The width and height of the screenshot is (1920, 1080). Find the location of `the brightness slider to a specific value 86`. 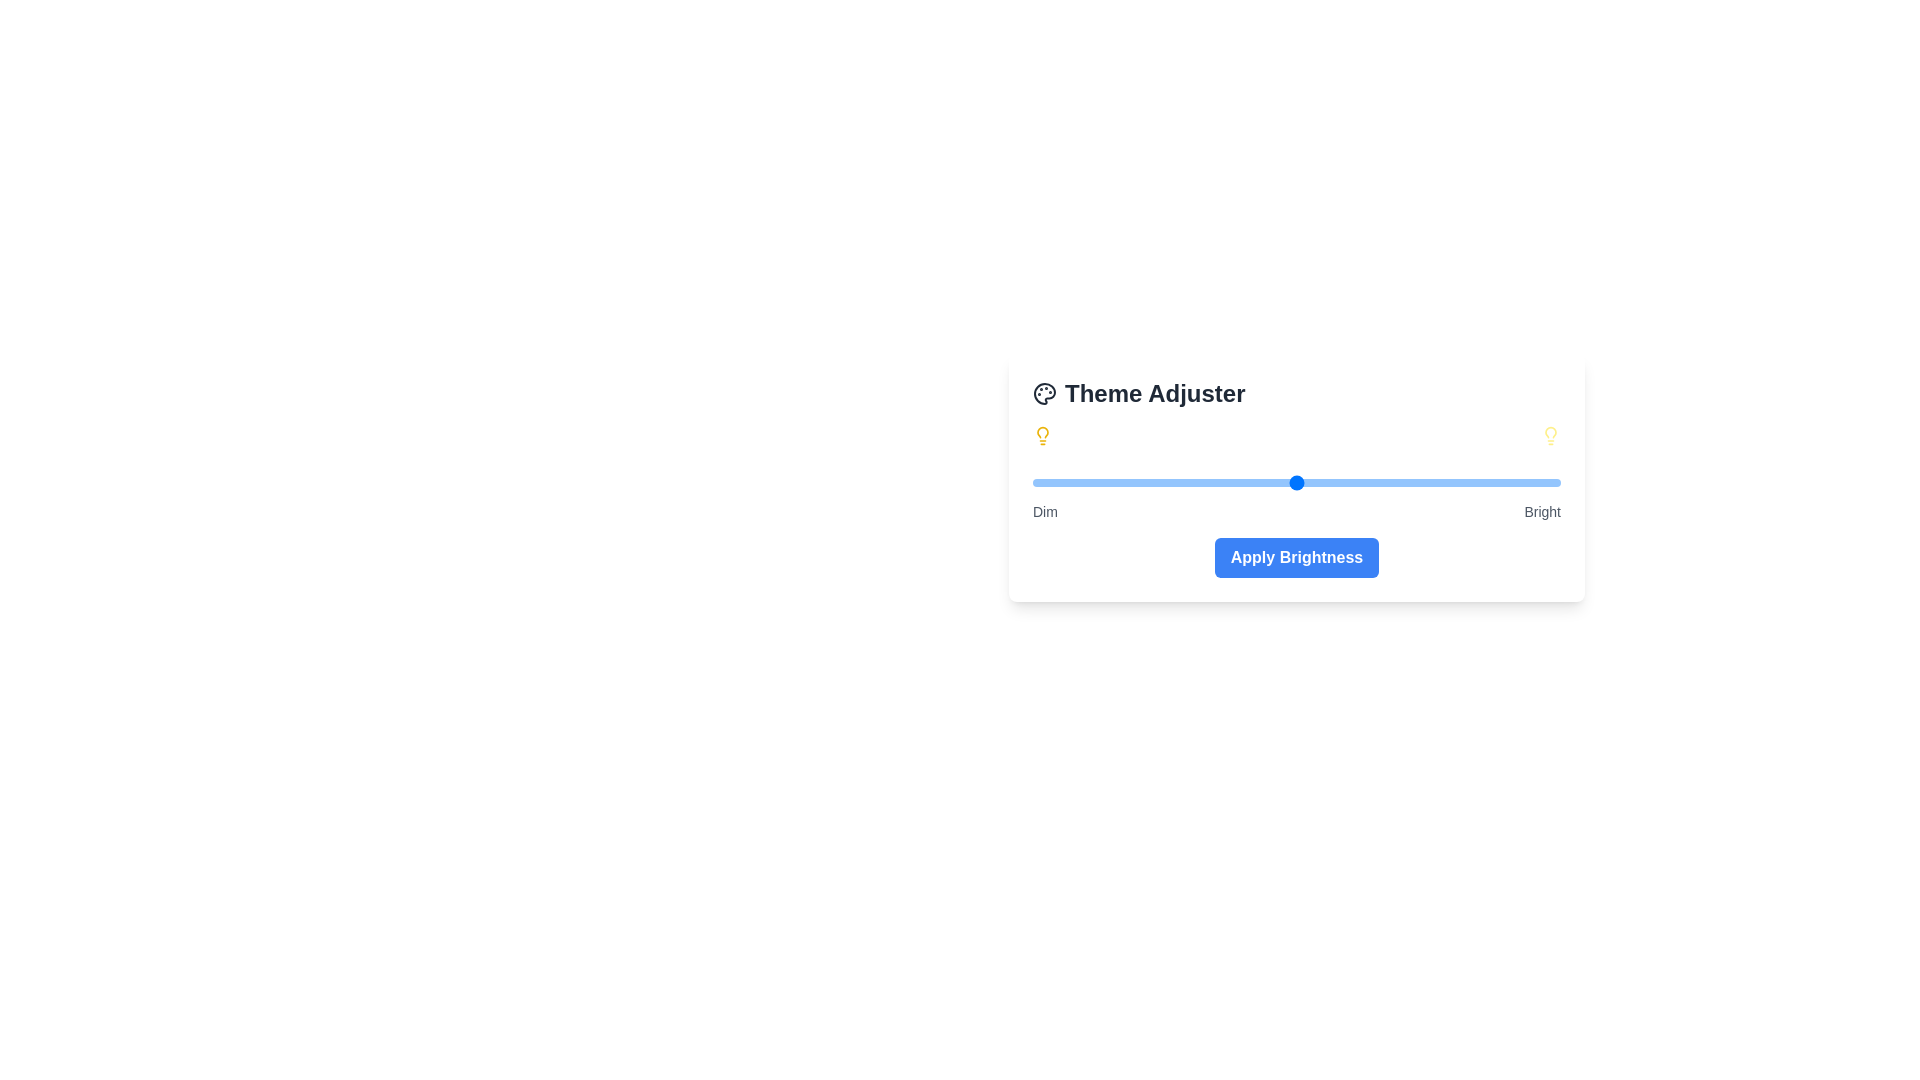

the brightness slider to a specific value 86 is located at coordinates (1487, 482).